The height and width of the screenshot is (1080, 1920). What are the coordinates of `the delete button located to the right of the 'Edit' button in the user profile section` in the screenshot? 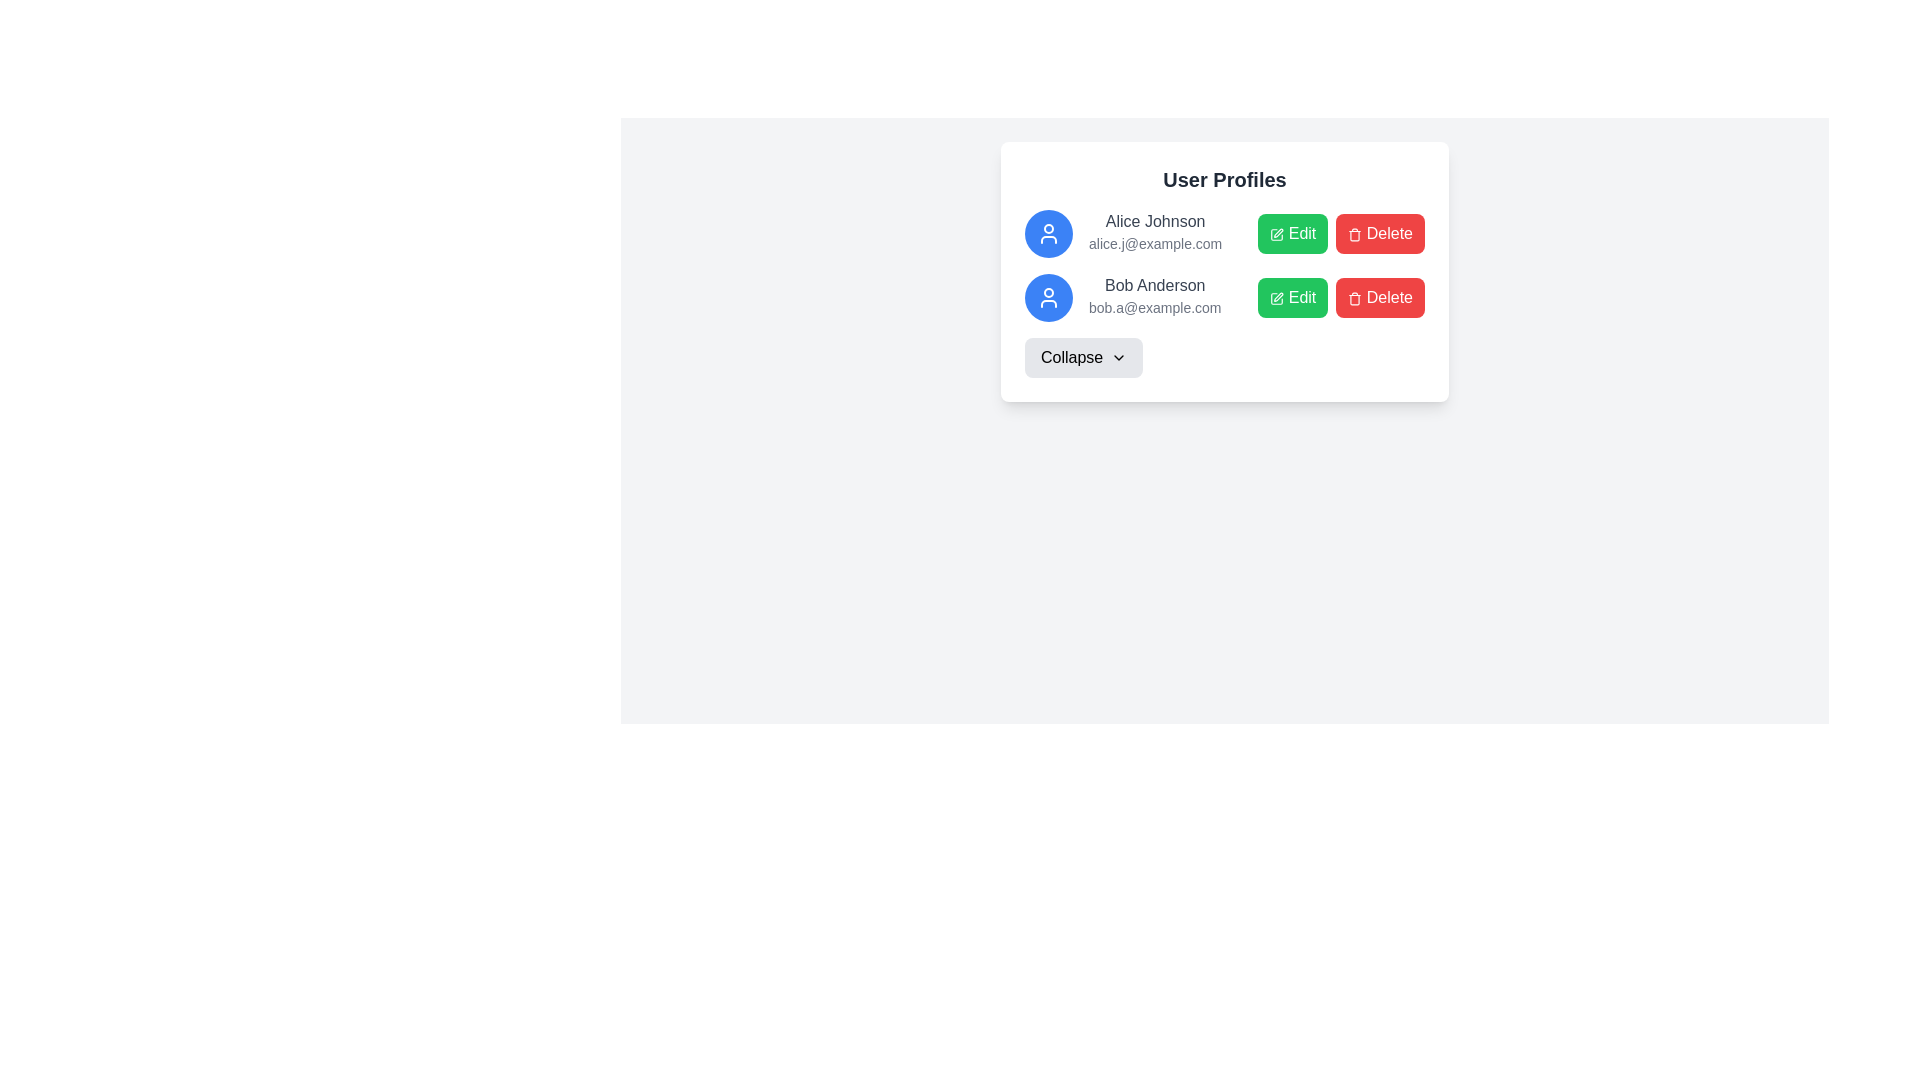 It's located at (1379, 233).